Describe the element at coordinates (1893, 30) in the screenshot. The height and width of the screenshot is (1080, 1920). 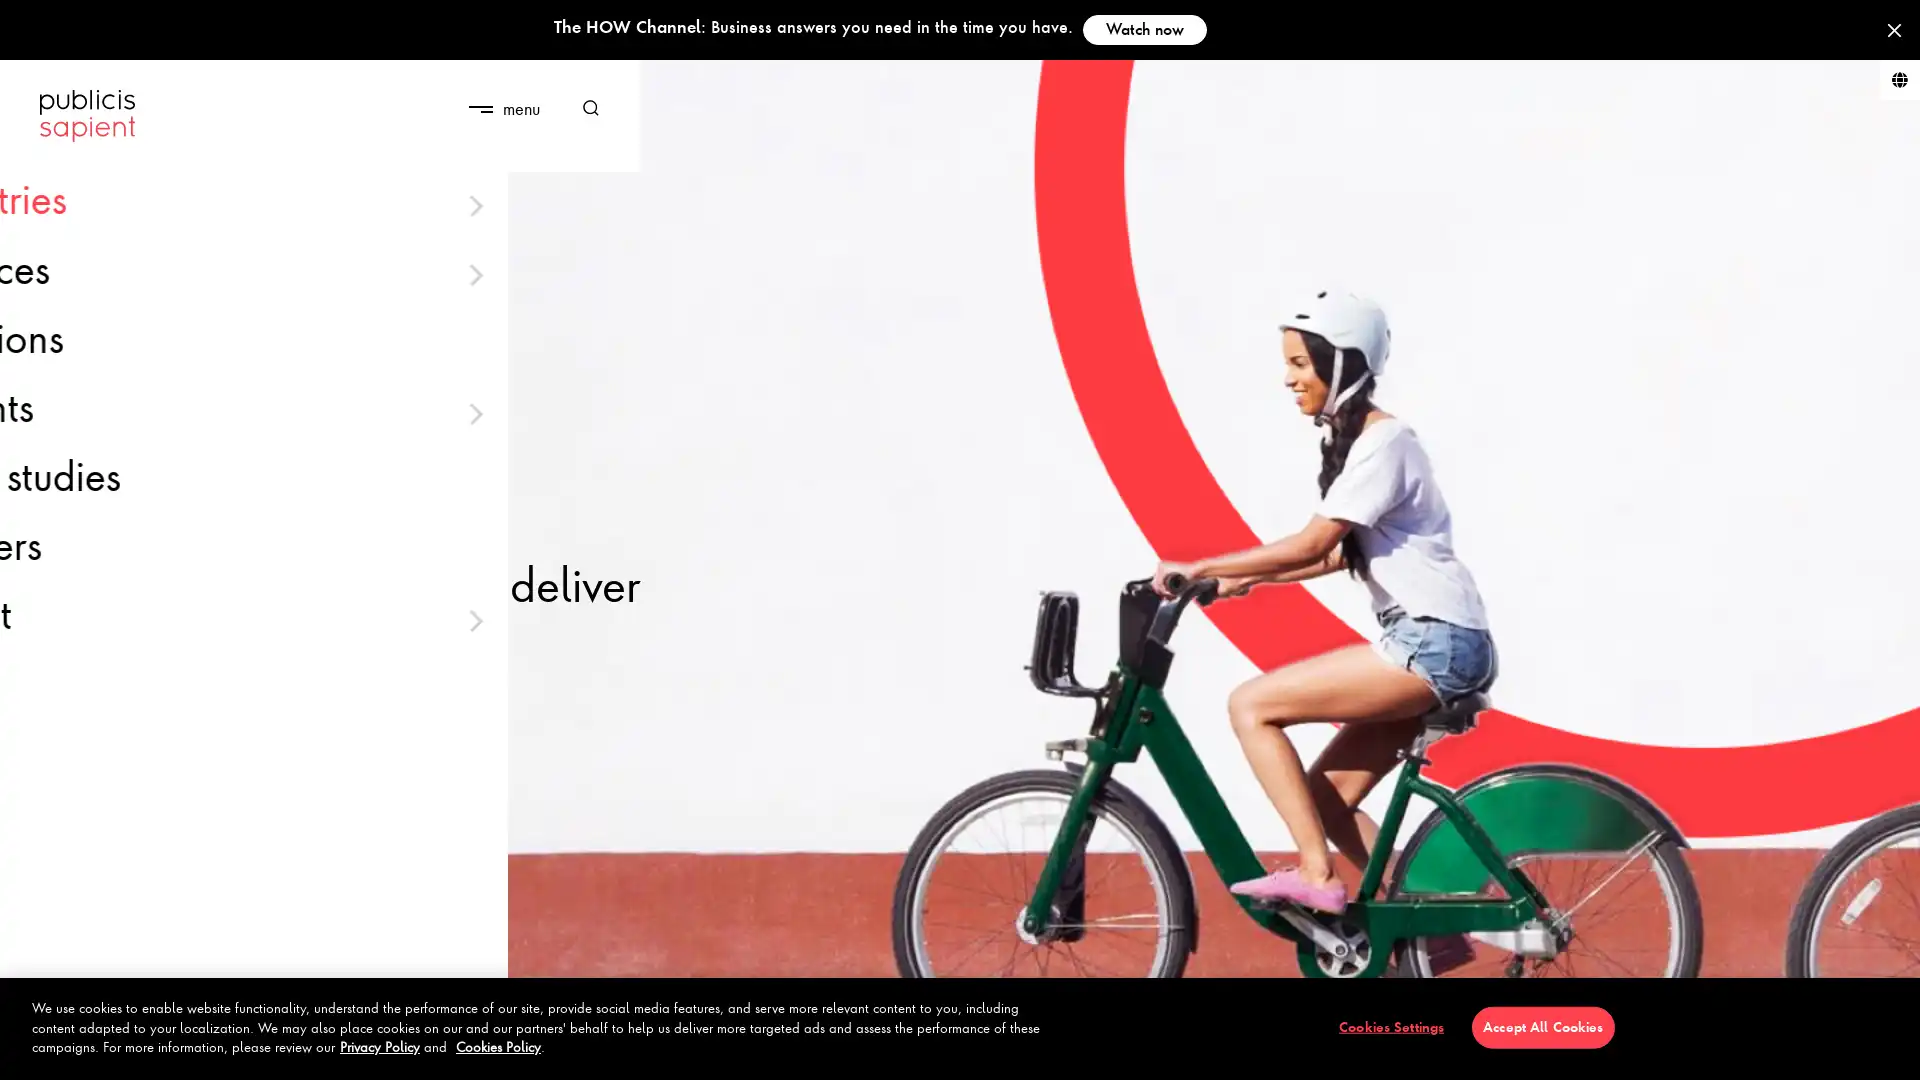
I see `Close notification` at that location.